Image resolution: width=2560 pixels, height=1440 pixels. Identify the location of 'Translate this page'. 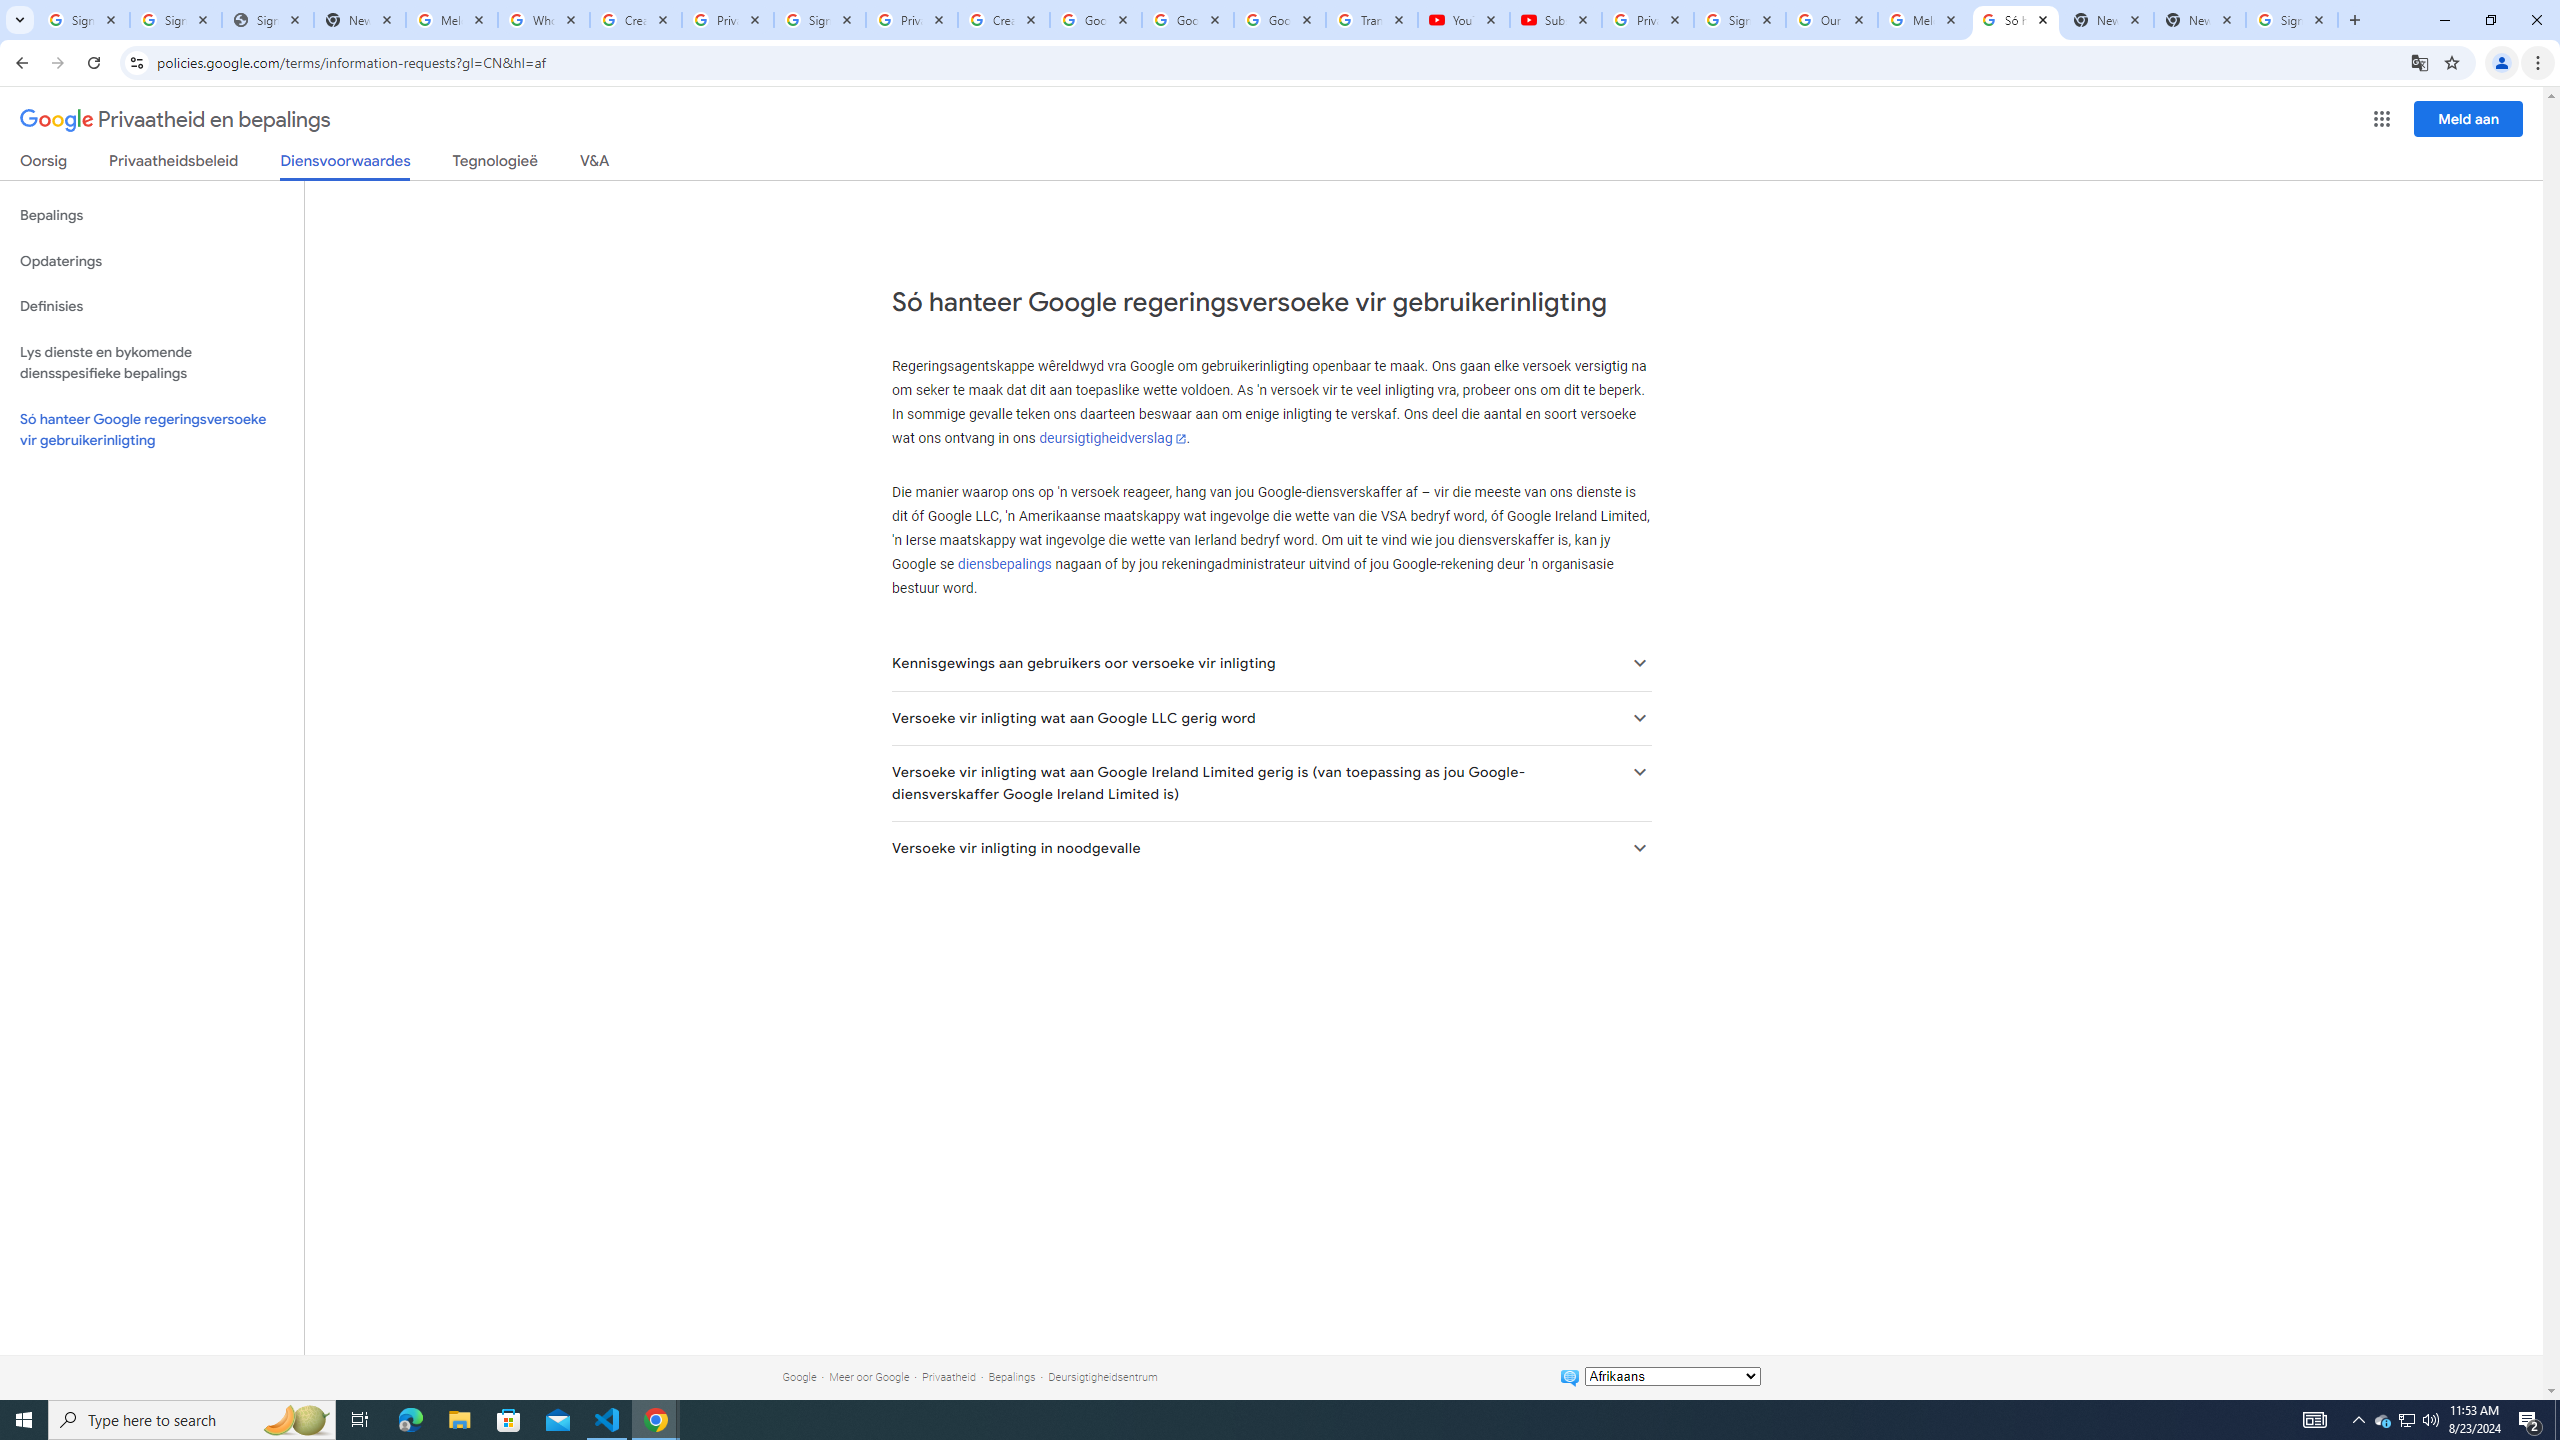
(2420, 61).